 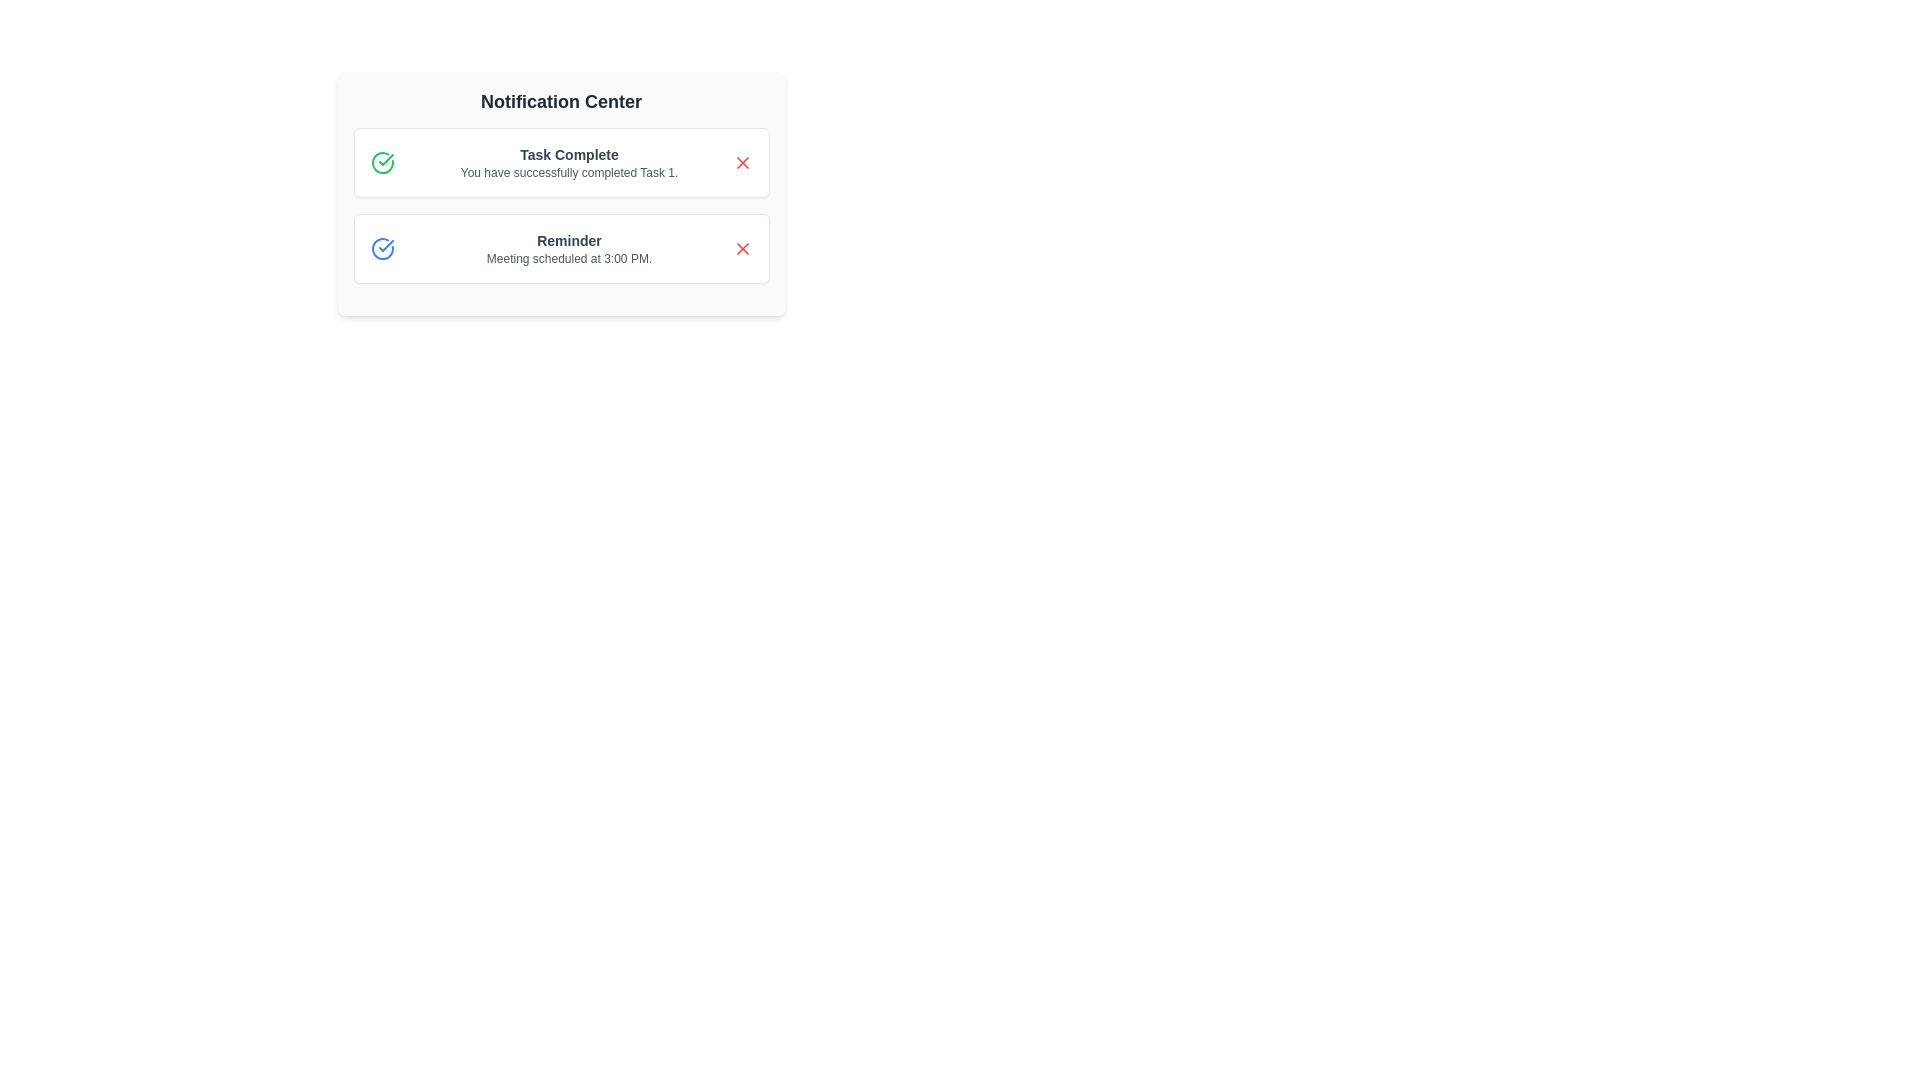 What do you see at coordinates (741, 248) in the screenshot?
I see `the red 'X' close button located at the top-right corner of the notification card containing the text 'Meeting scheduled at 3:00 PM.'` at bounding box center [741, 248].